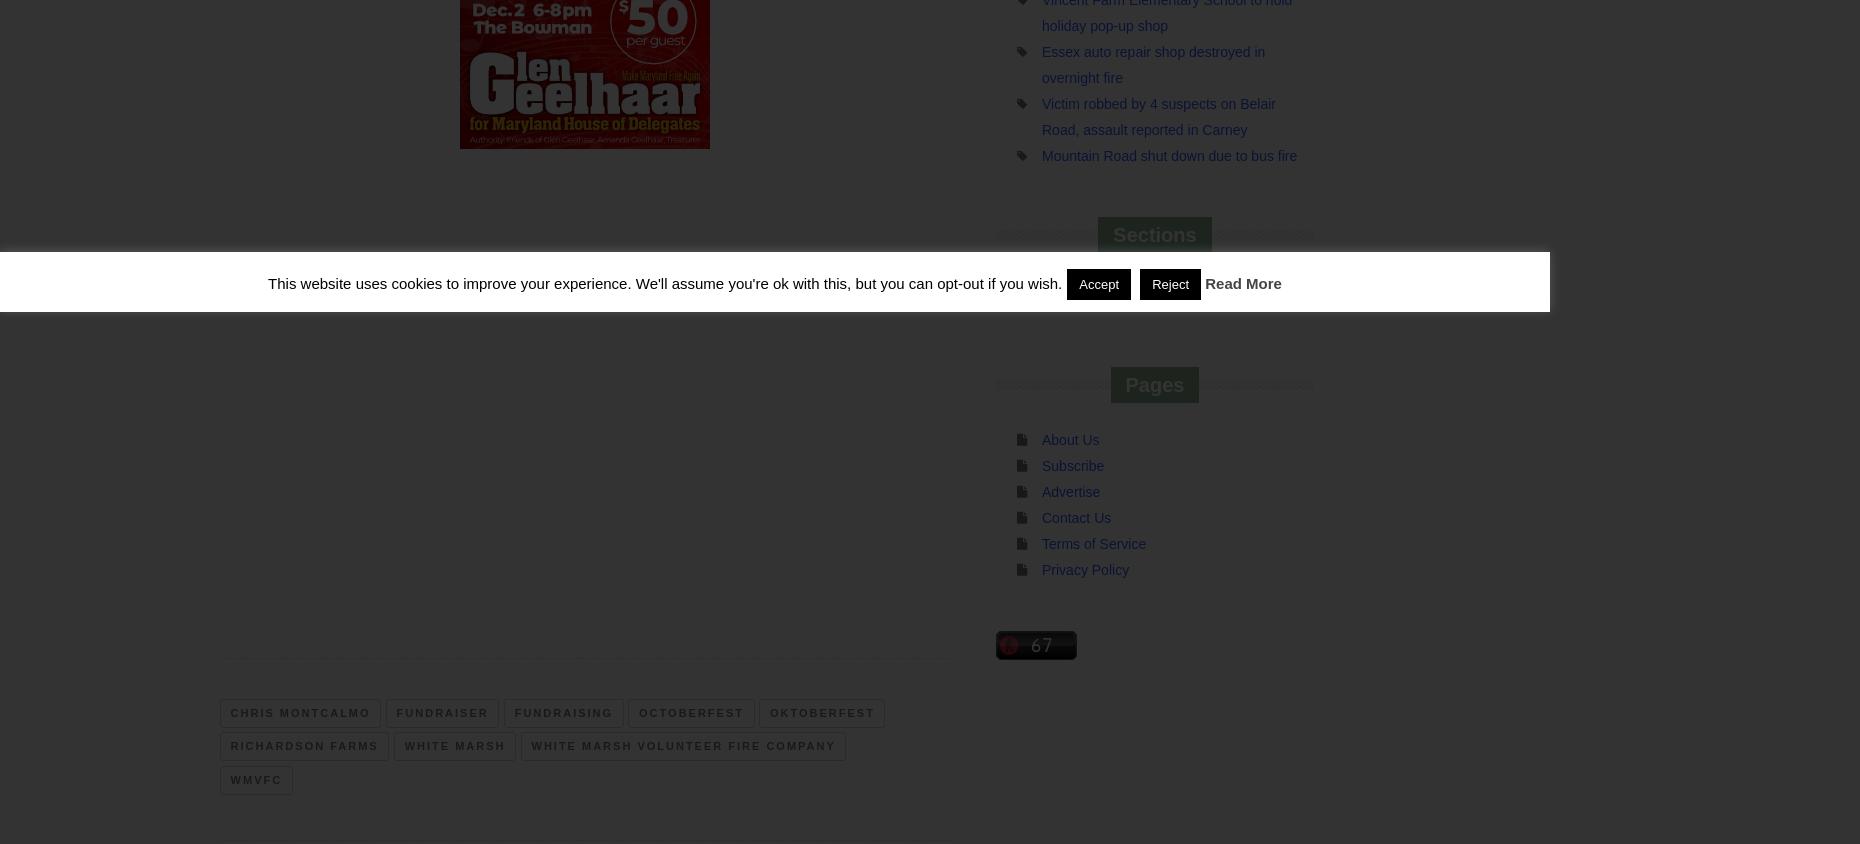 The height and width of the screenshot is (844, 1860). Describe the element at coordinates (1085, 569) in the screenshot. I see `'Privacy Policy'` at that location.